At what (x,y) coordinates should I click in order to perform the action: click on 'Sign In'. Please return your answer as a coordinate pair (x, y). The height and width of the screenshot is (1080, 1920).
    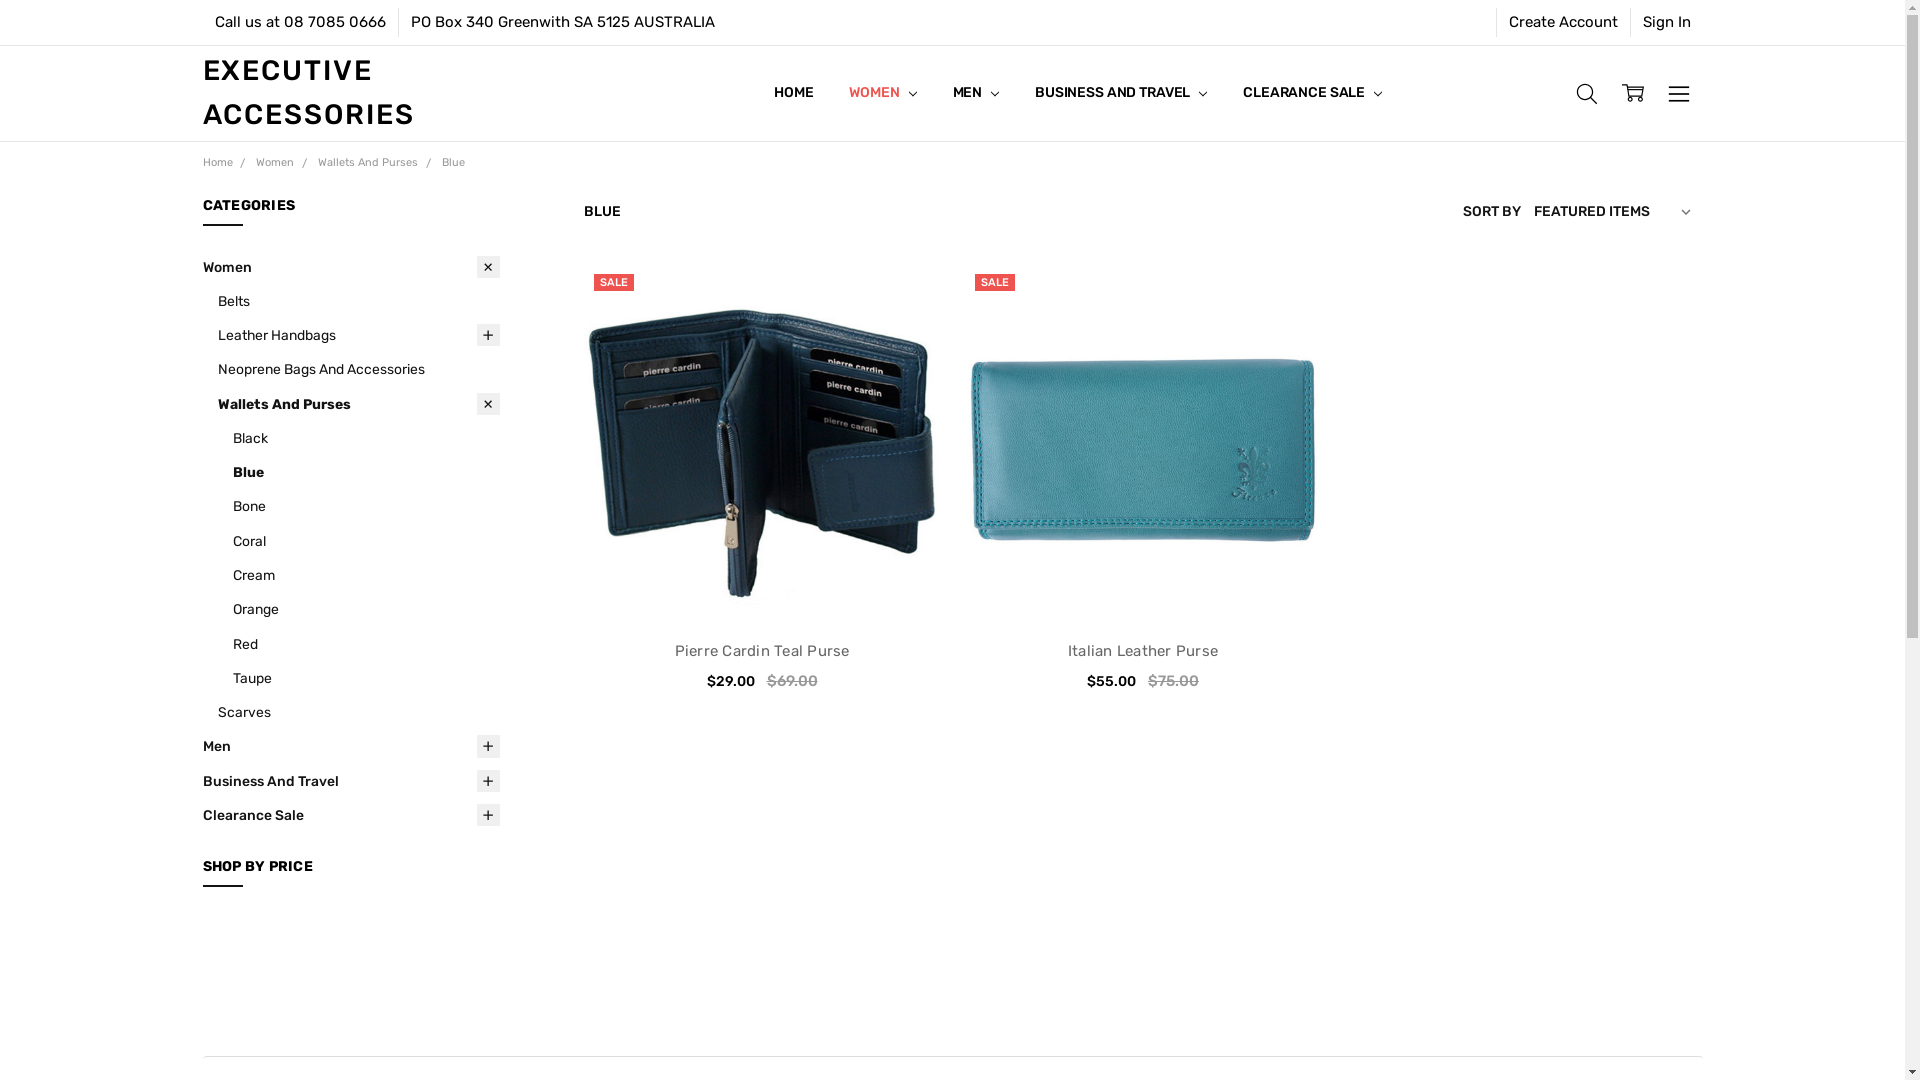
    Looking at the image, I should click on (1630, 22).